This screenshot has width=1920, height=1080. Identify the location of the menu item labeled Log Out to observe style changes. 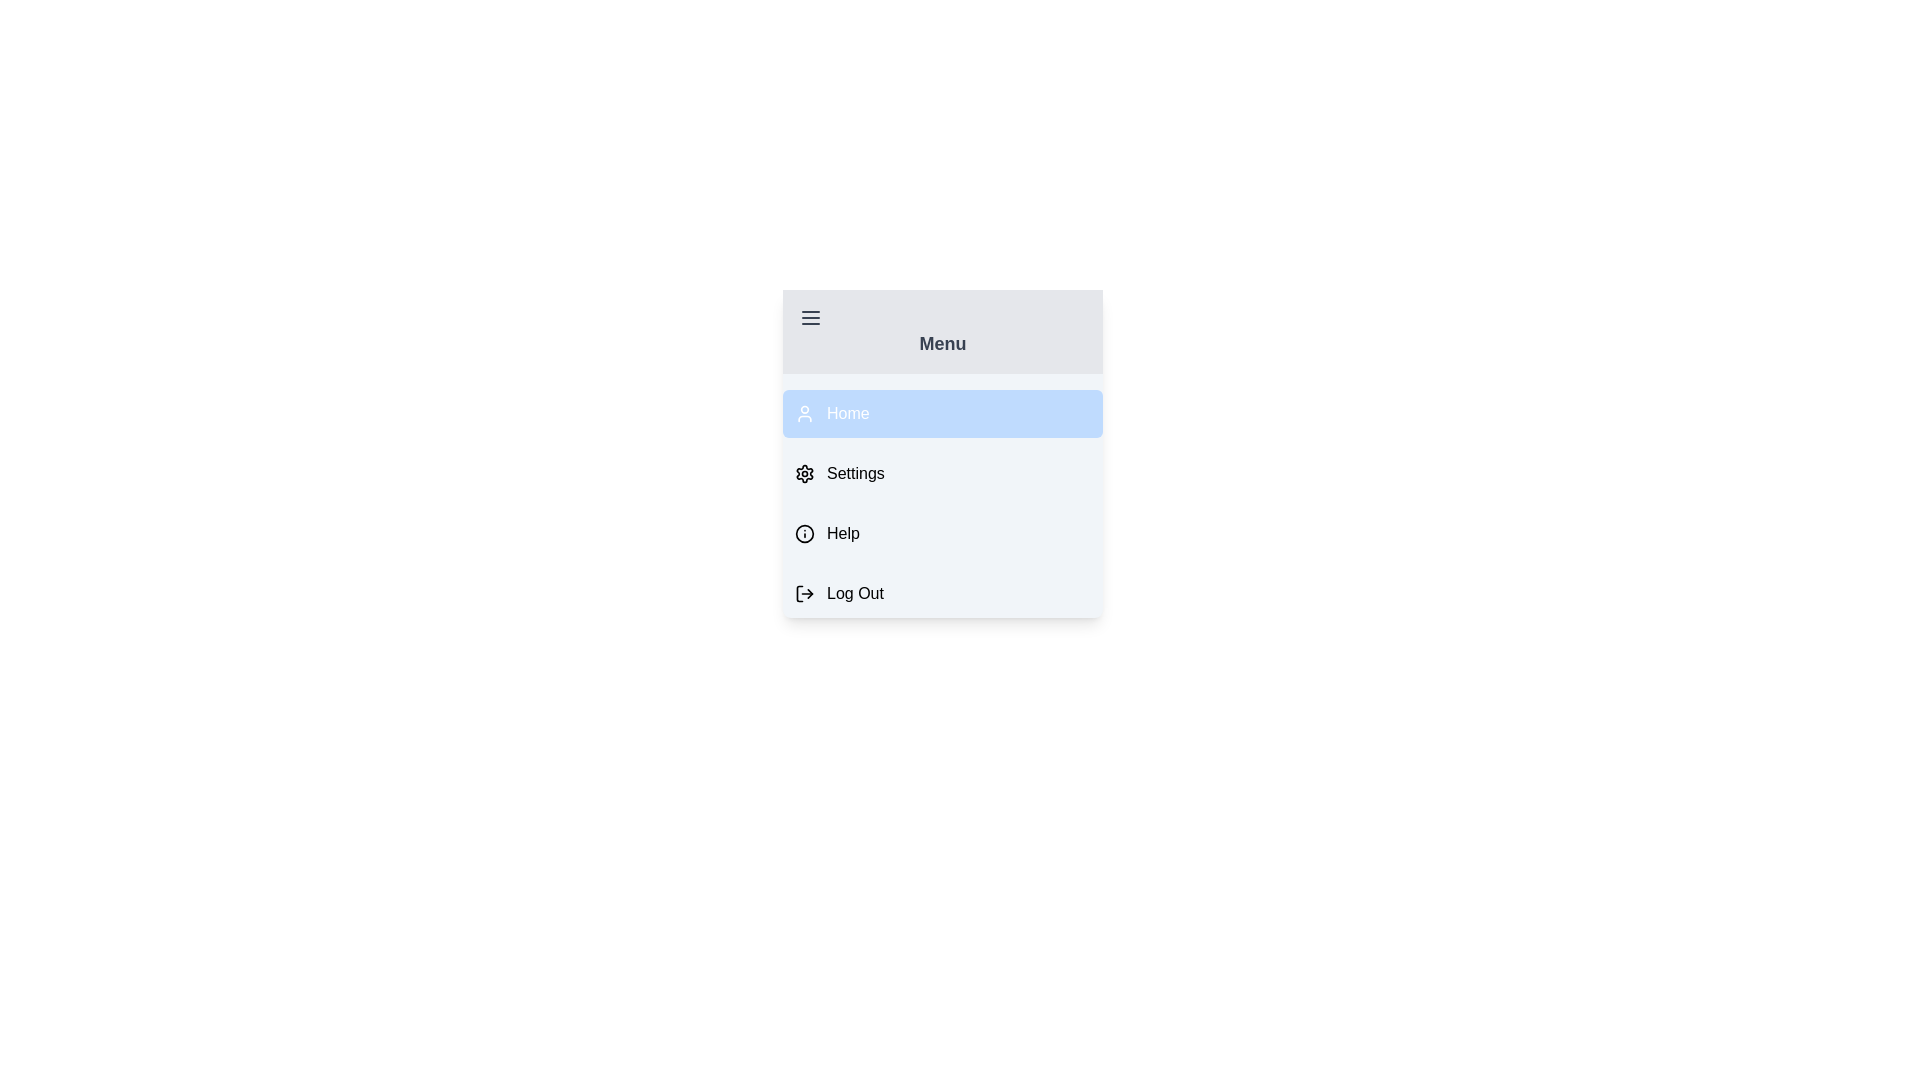
(941, 593).